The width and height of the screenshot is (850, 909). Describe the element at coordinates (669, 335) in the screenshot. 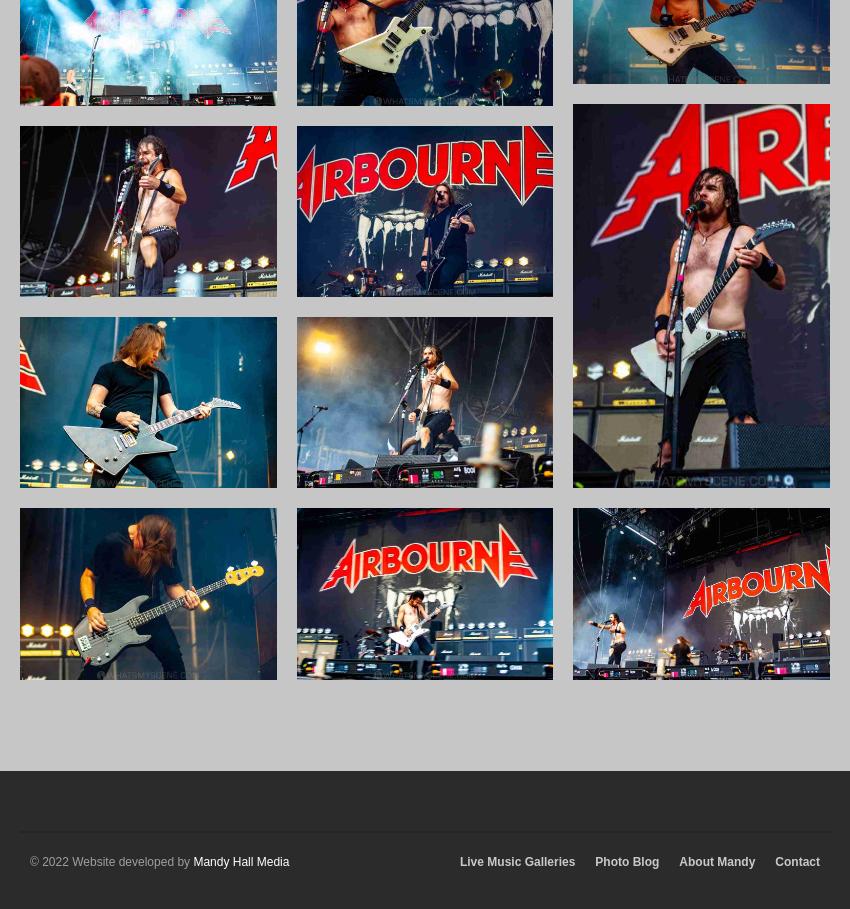

I see `'March 2019'` at that location.